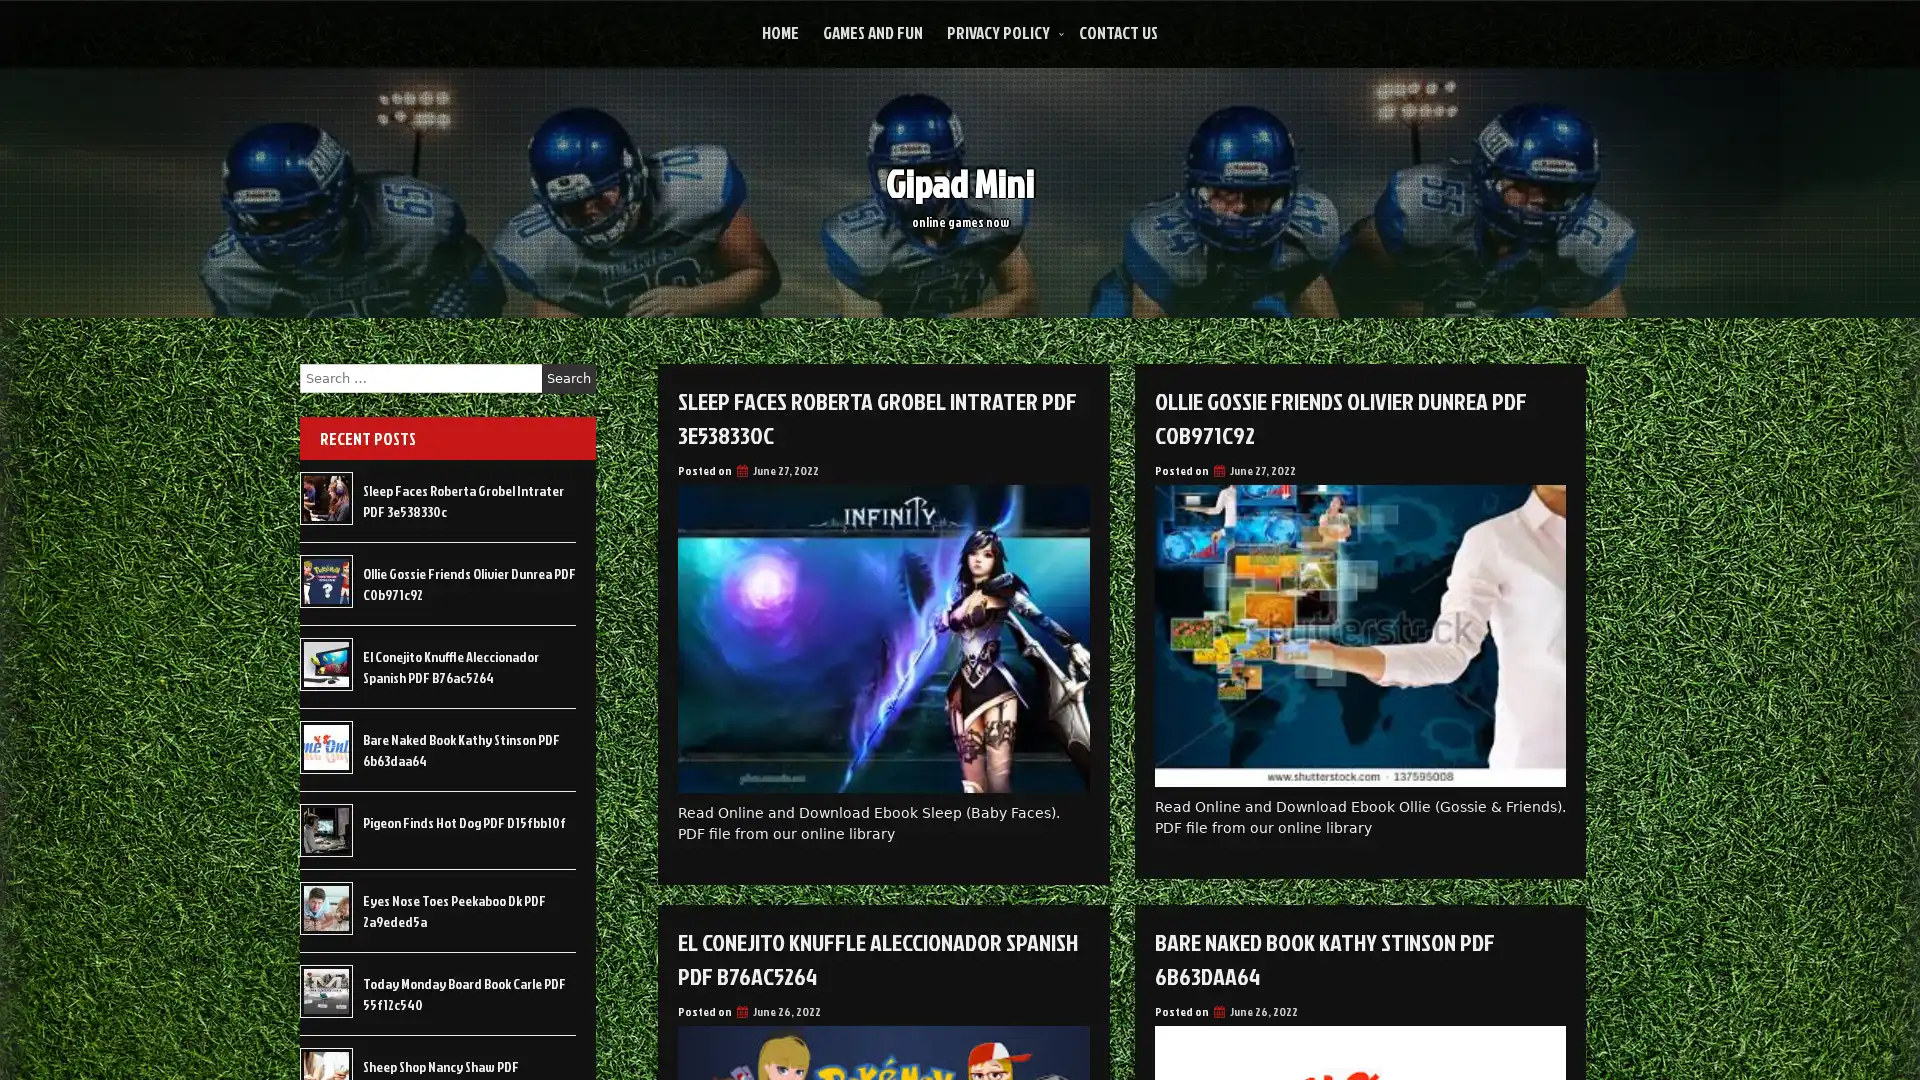 The width and height of the screenshot is (1920, 1080). I want to click on Search, so click(568, 378).